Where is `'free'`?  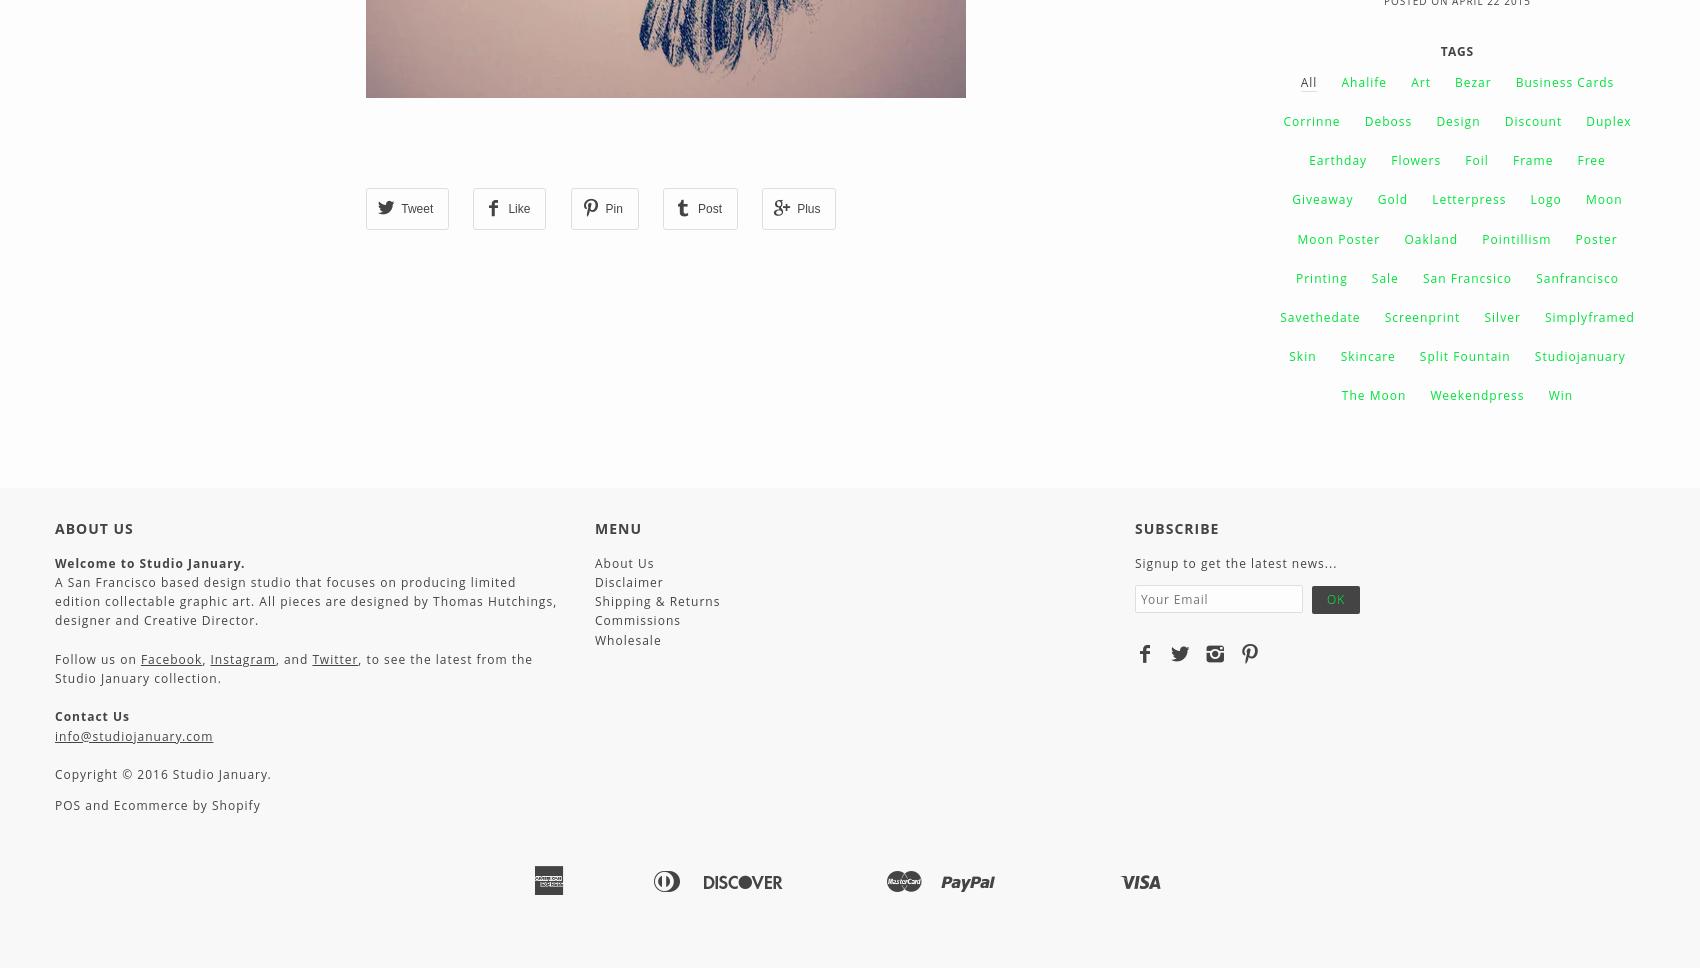 'free' is located at coordinates (1591, 159).